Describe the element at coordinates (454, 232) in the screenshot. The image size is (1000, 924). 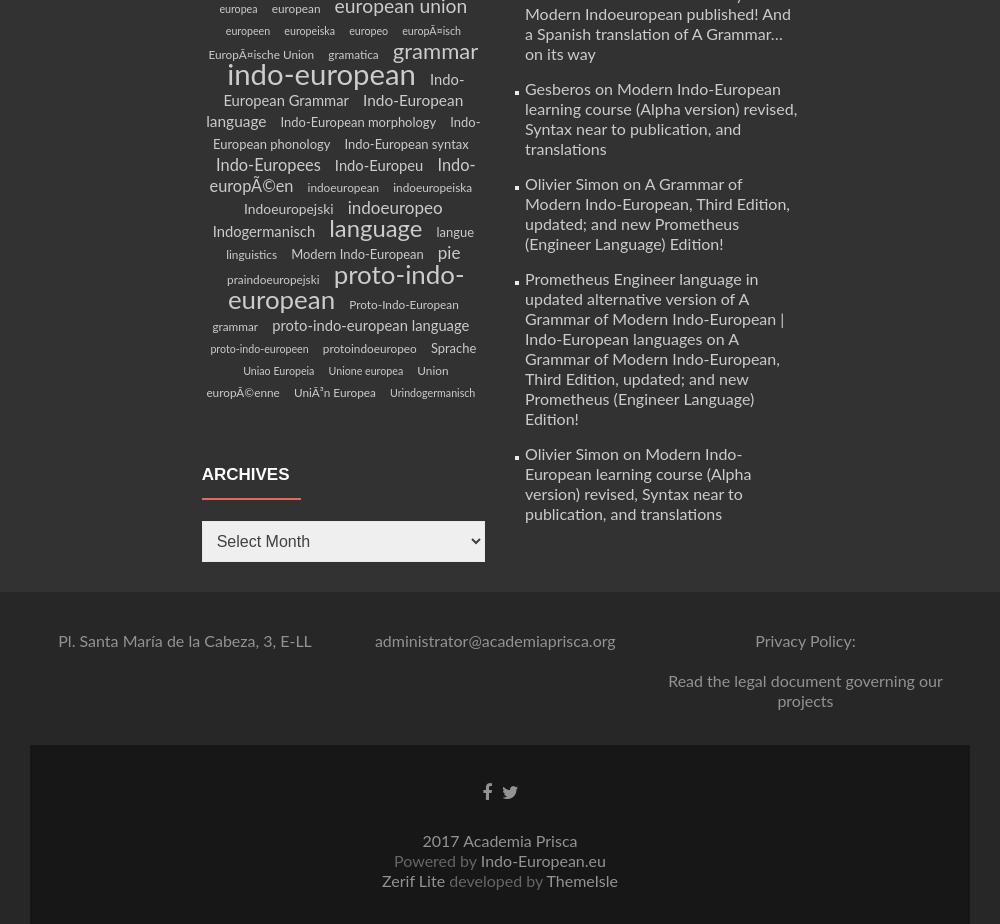
I see `'langue'` at that location.